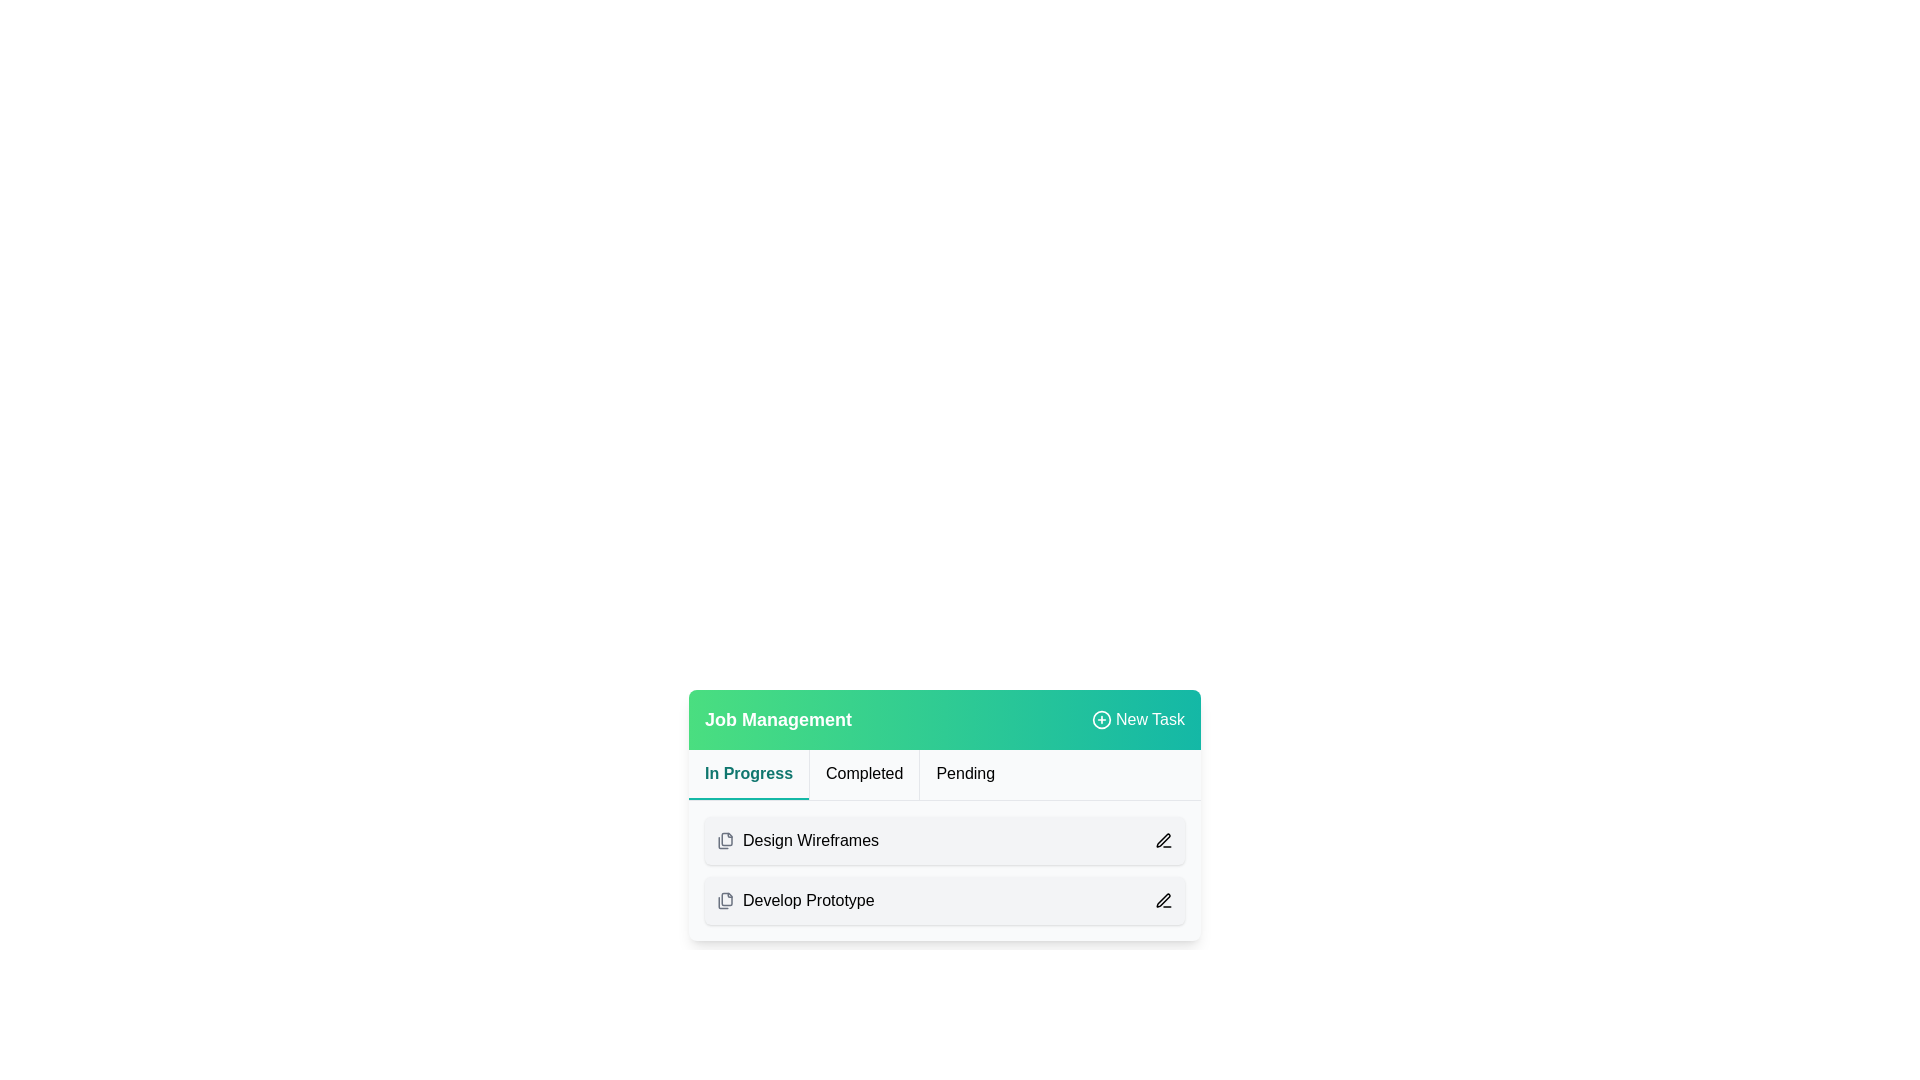  I want to click on the icon representing the 'Develop Prototype' task, which is located in the 'In Progress' tab, as the second task in the list, aligned to the left of its task label, so click(724, 901).